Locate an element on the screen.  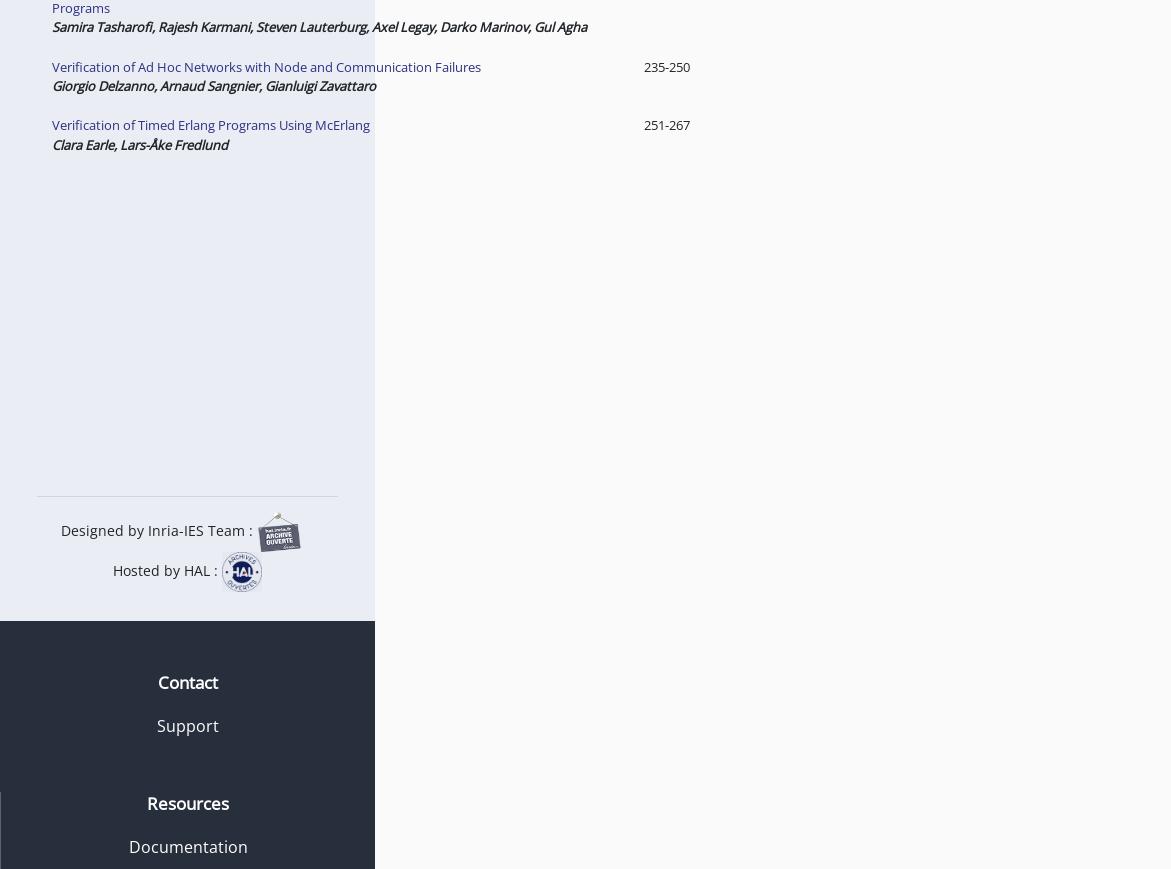
'Clara Earle, Lars-Åke Fredlund' is located at coordinates (137, 142).